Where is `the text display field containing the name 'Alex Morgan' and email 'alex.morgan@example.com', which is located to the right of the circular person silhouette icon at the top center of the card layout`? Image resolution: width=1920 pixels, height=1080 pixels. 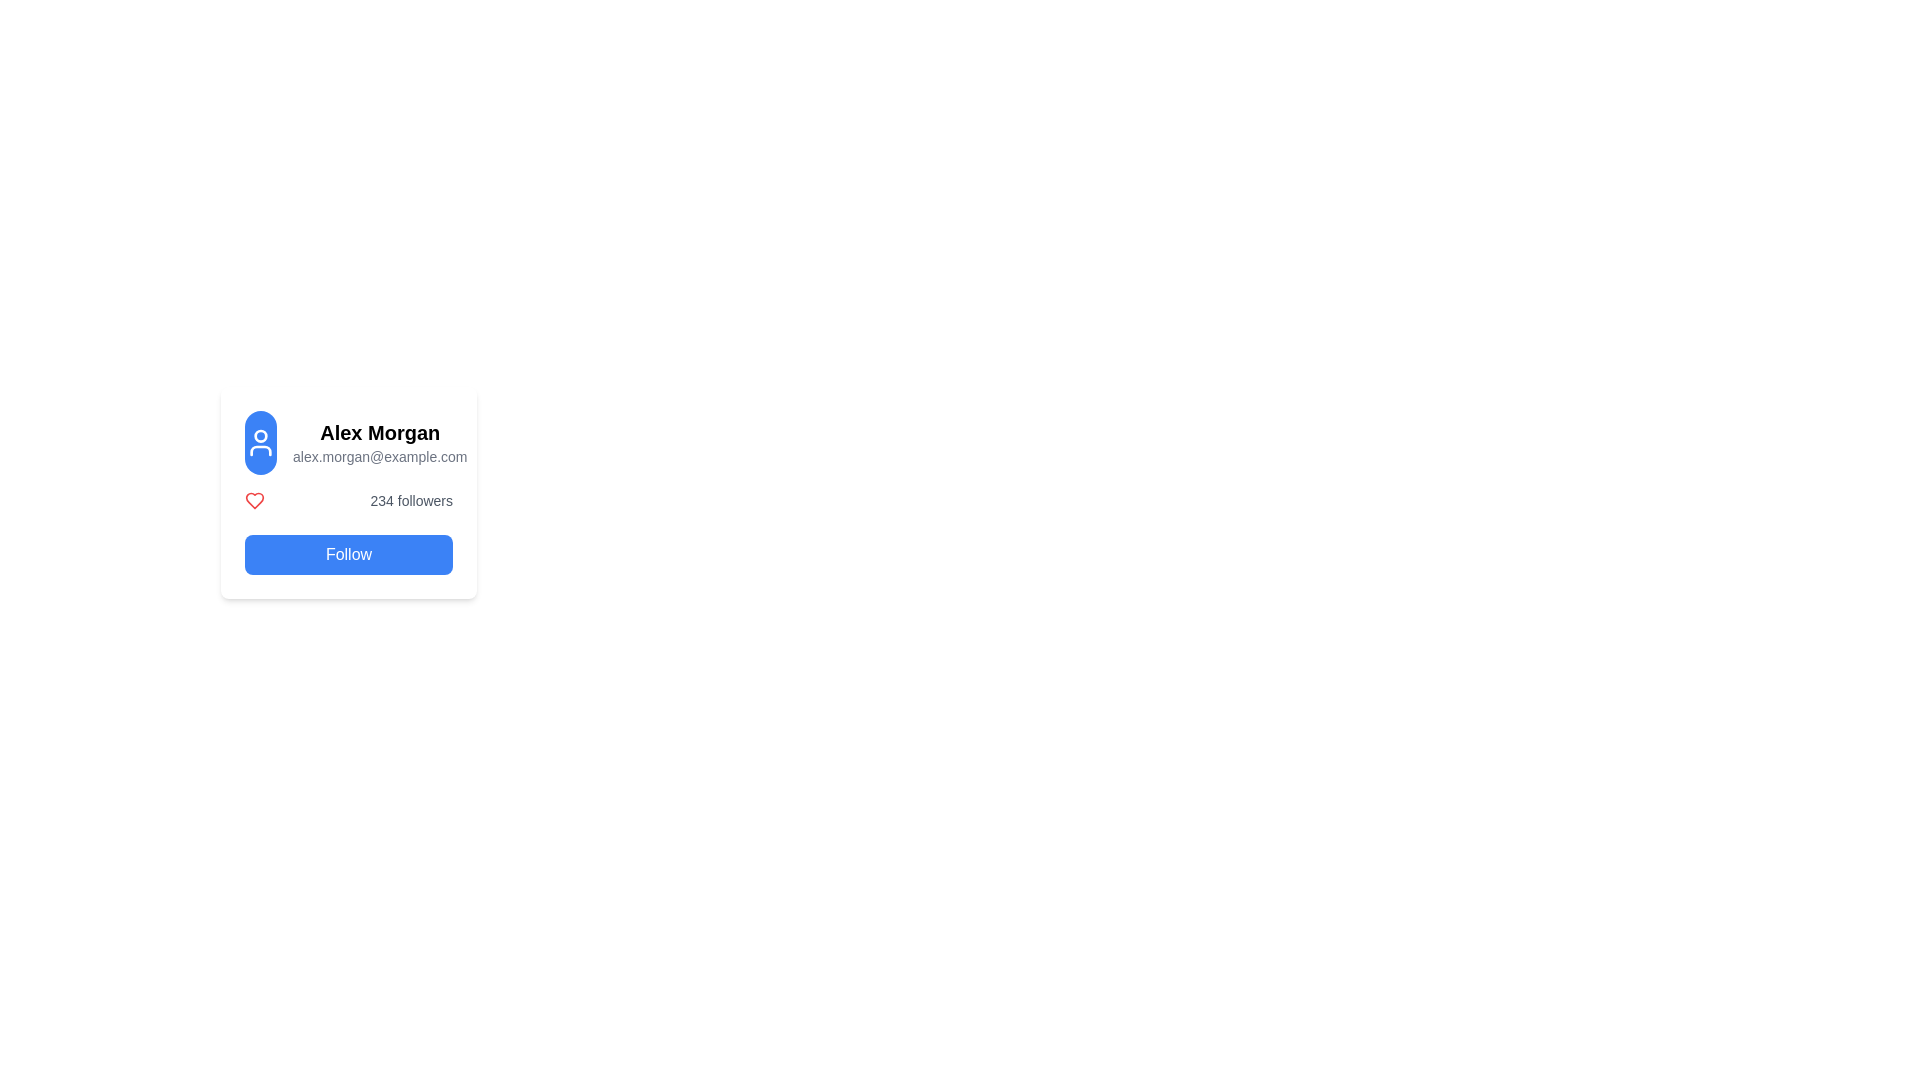
the text display field containing the name 'Alex Morgan' and email 'alex.morgan@example.com', which is located to the right of the circular person silhouette icon at the top center of the card layout is located at coordinates (380, 442).